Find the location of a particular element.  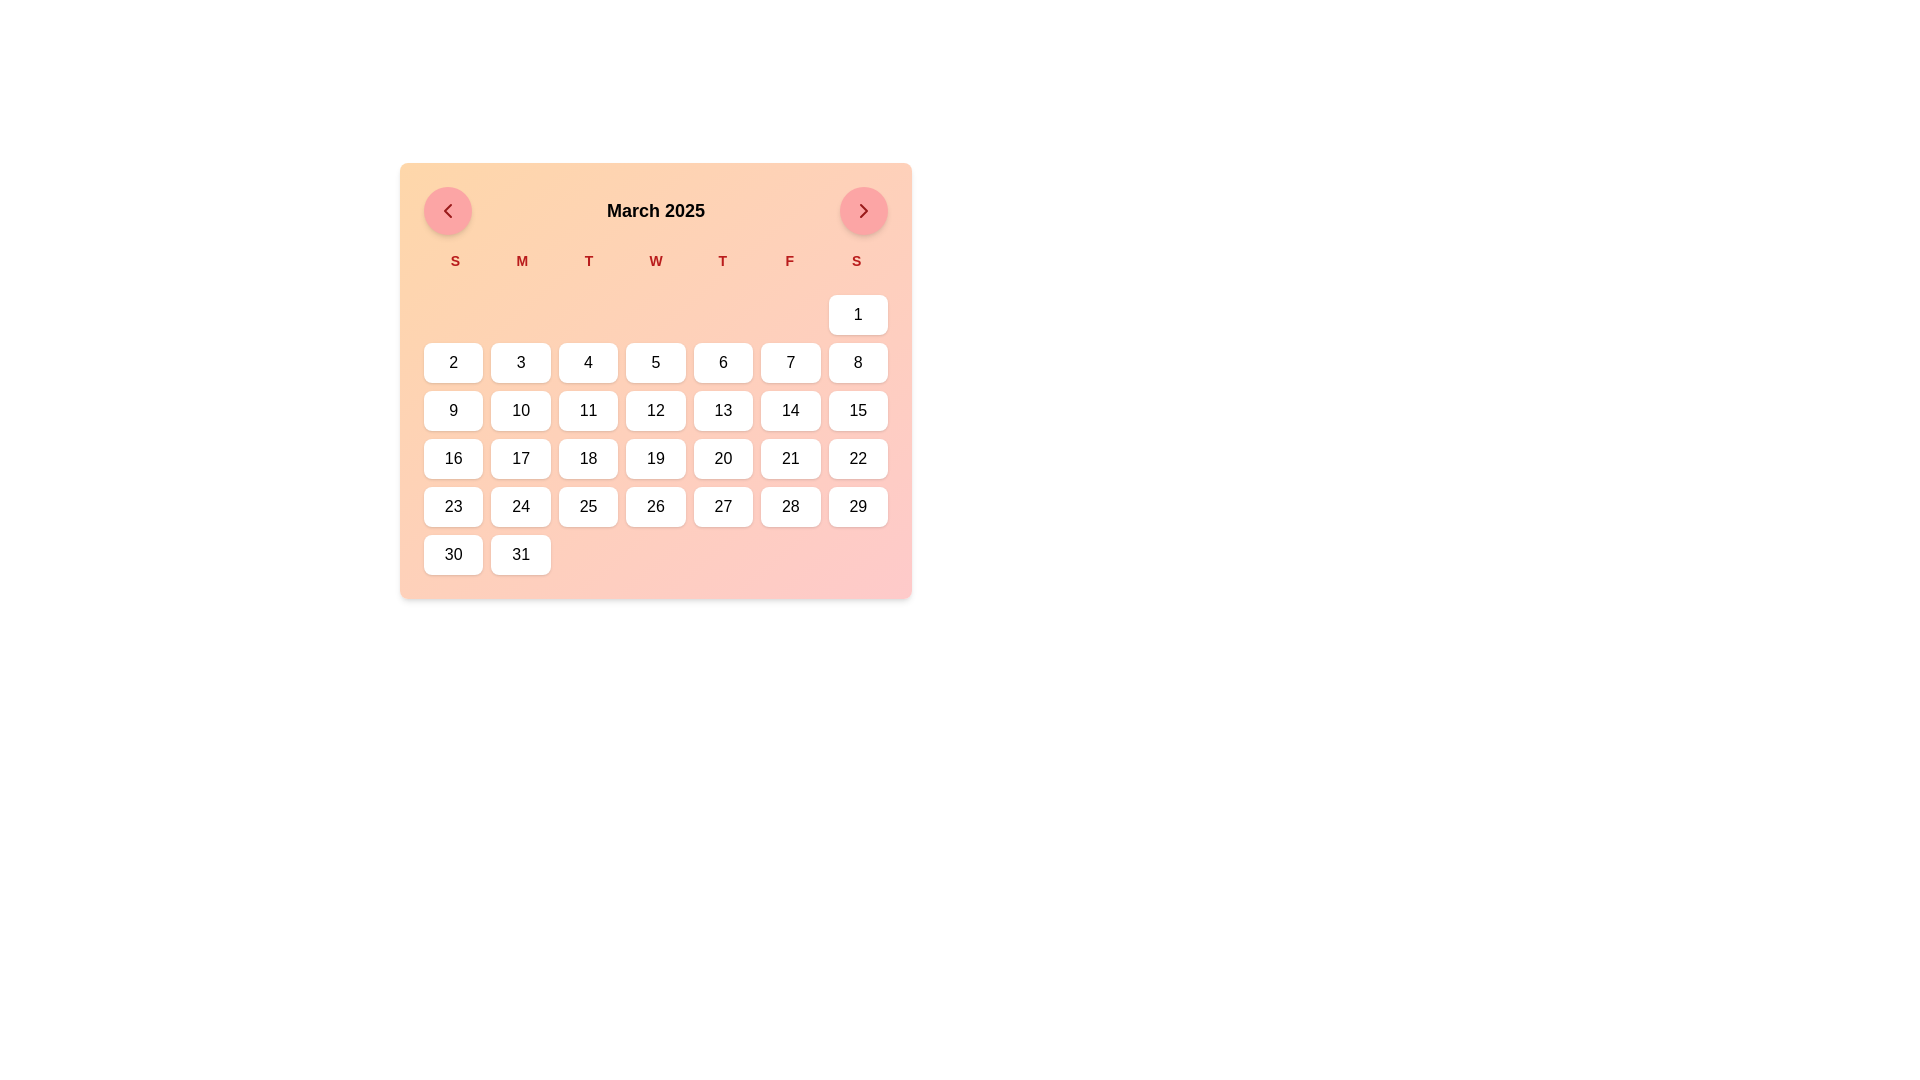

the left navigation icon embedded within the circular button located at the top left corner of the calendar interface is located at coordinates (446, 211).